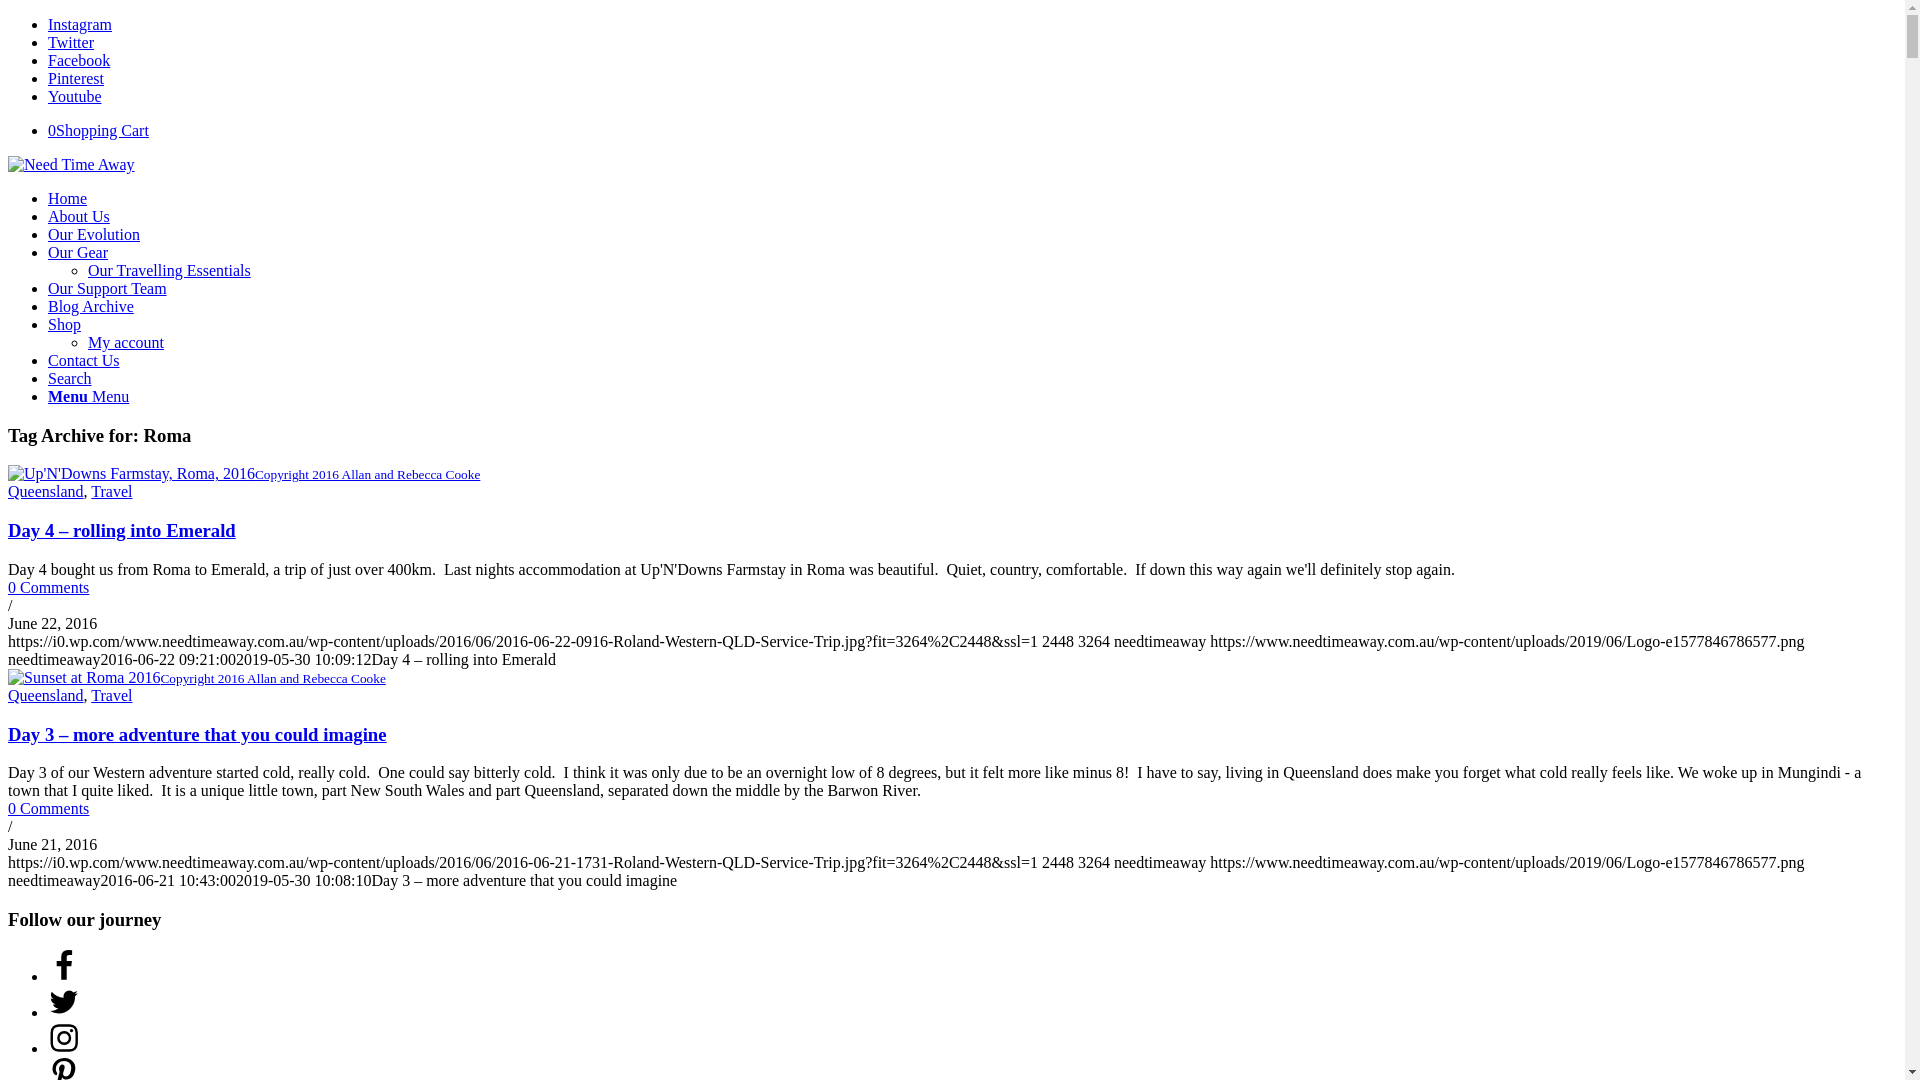 The width and height of the screenshot is (1920, 1080). What do you see at coordinates (48, 586) in the screenshot?
I see `'0 Comments'` at bounding box center [48, 586].